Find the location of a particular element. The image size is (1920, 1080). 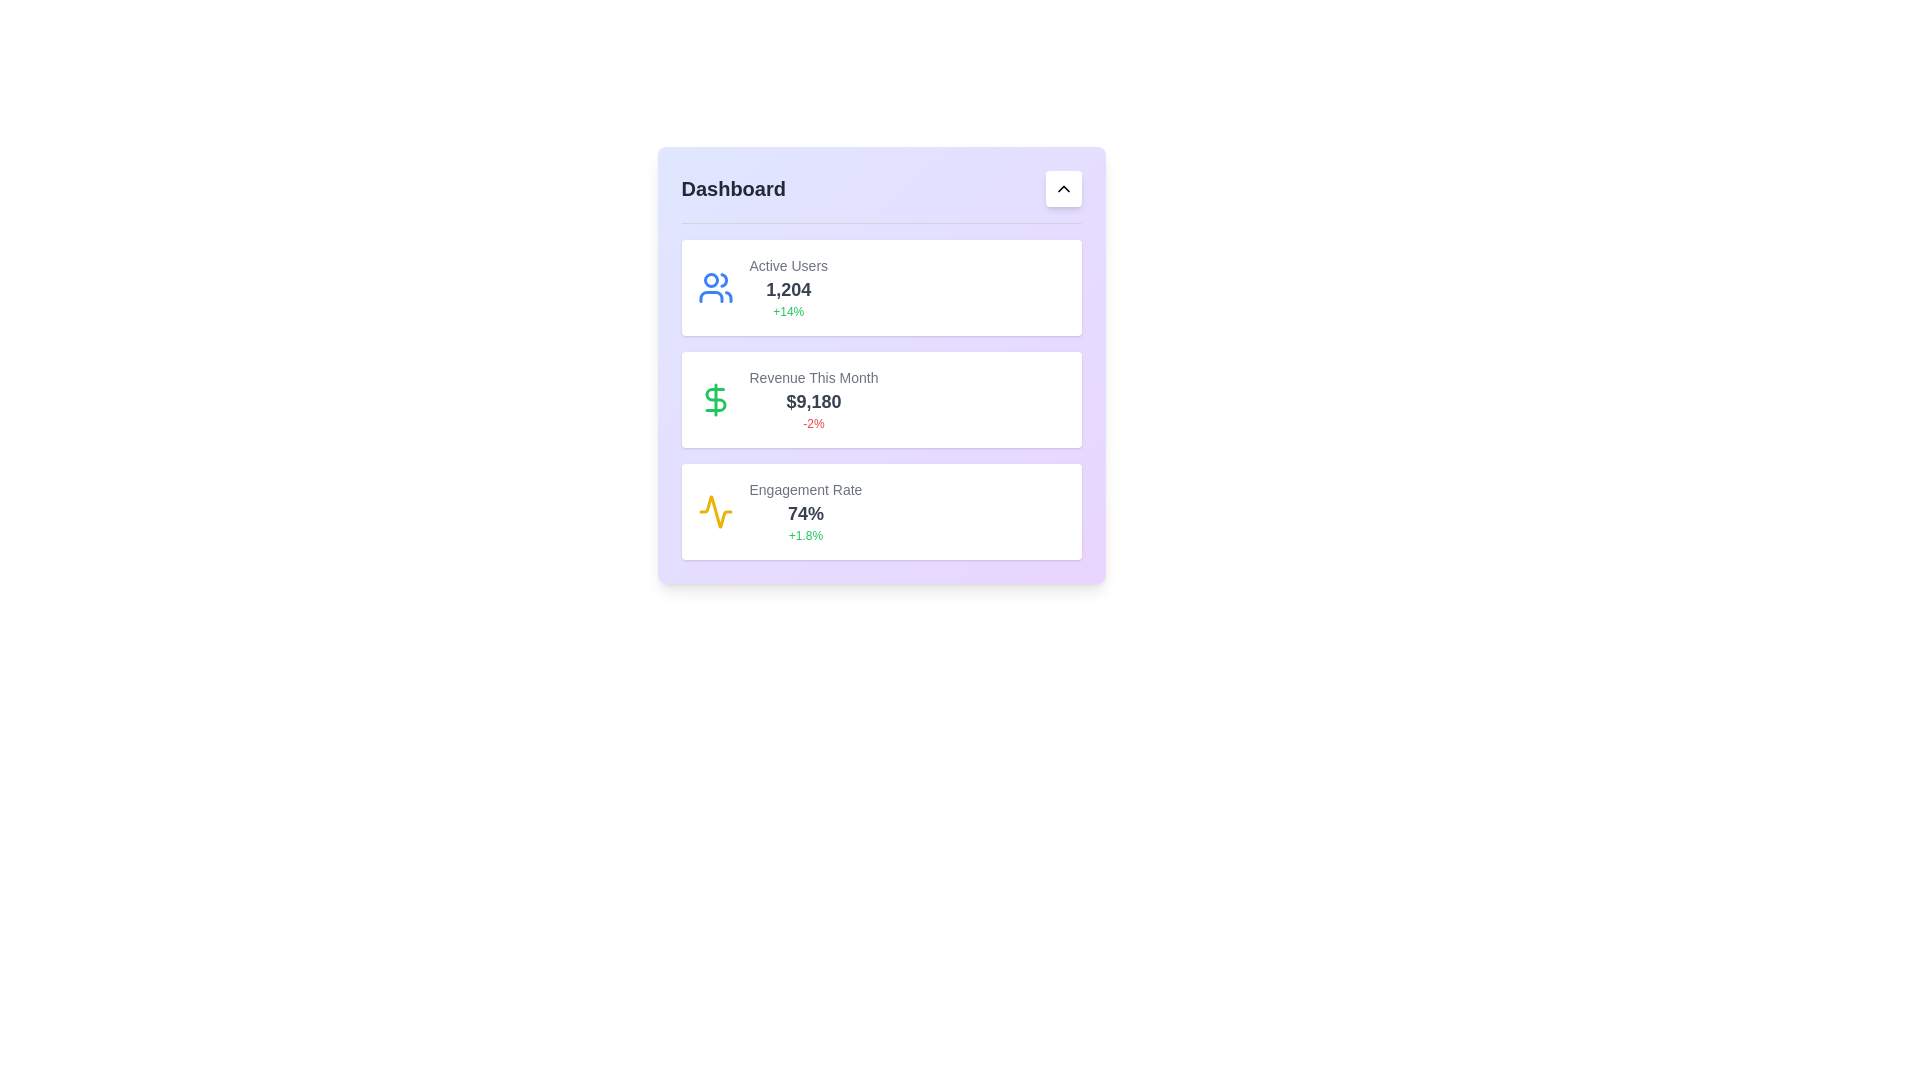

the Text Display element that shows the active user count '1,204', located within the card titled 'Active Users' on the dashboard is located at coordinates (787, 289).